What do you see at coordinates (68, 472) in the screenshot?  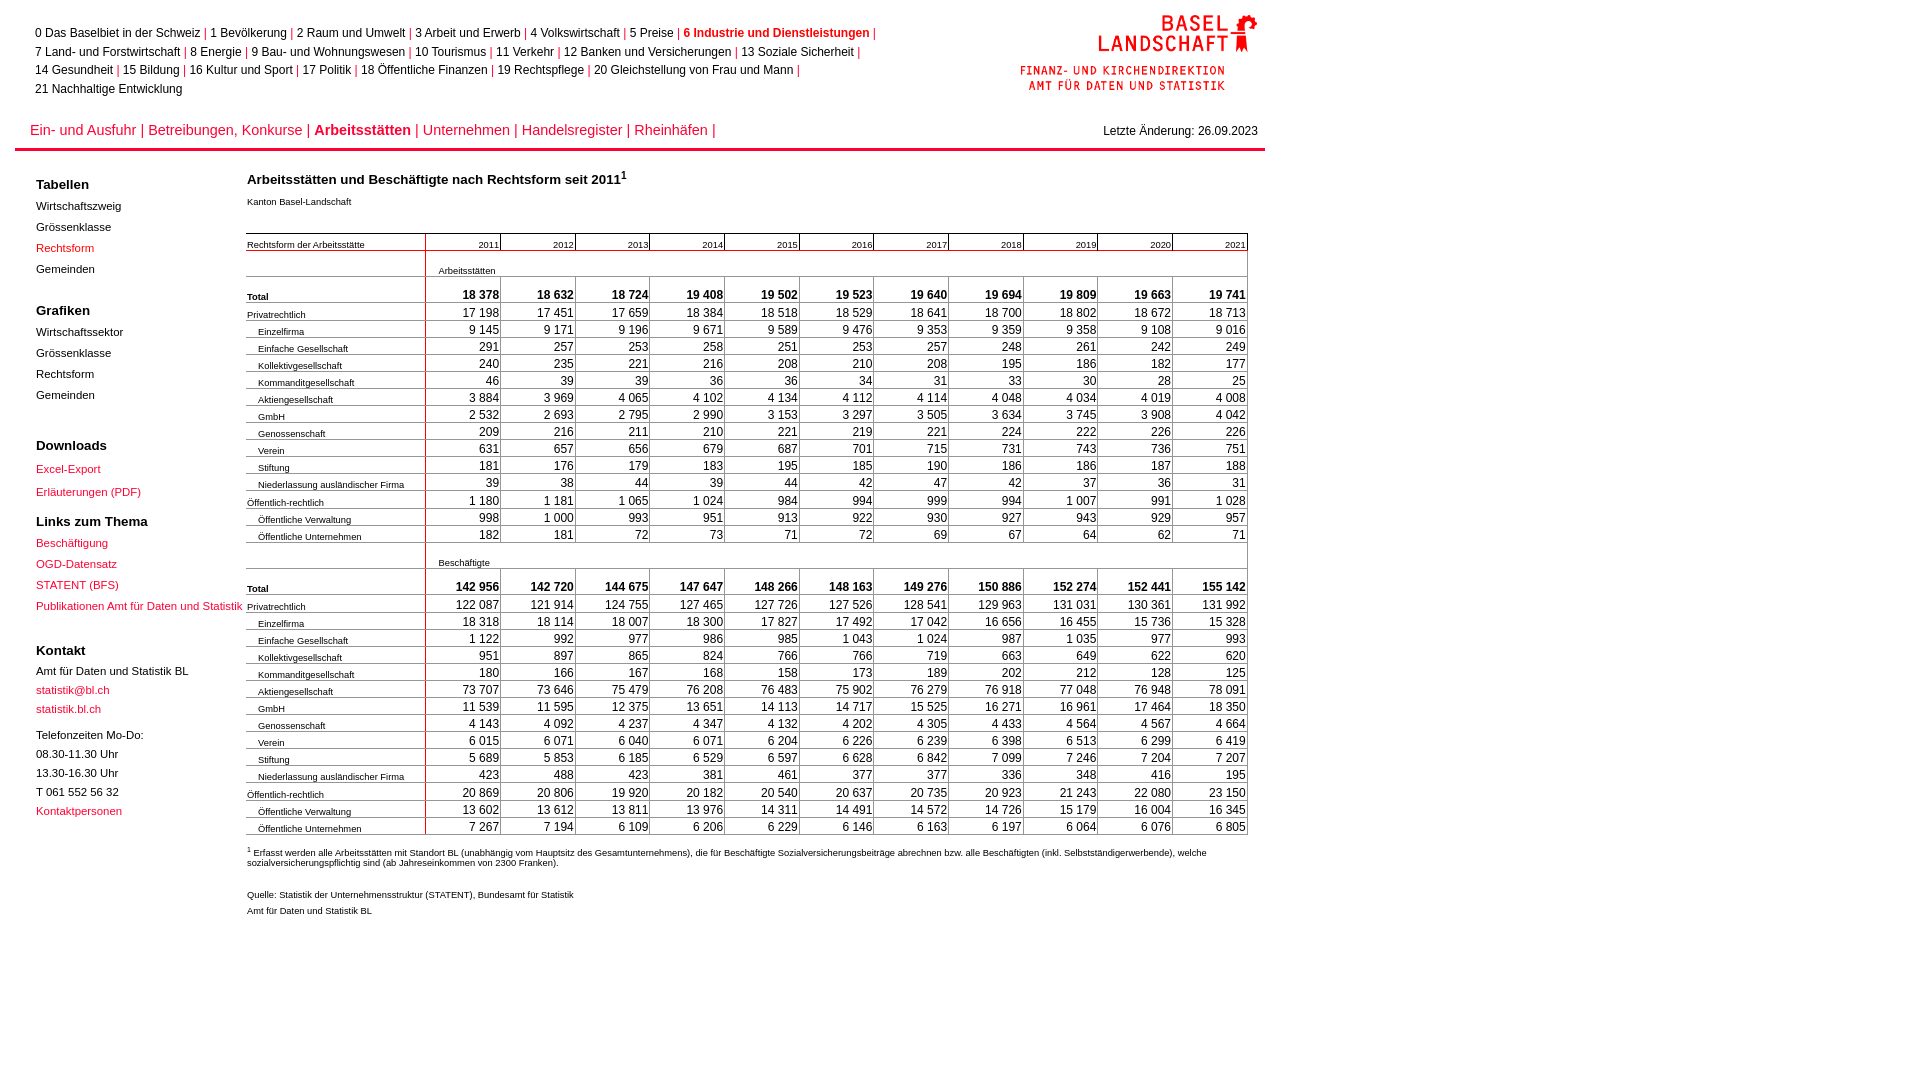 I see `'Excel-Export'` at bounding box center [68, 472].